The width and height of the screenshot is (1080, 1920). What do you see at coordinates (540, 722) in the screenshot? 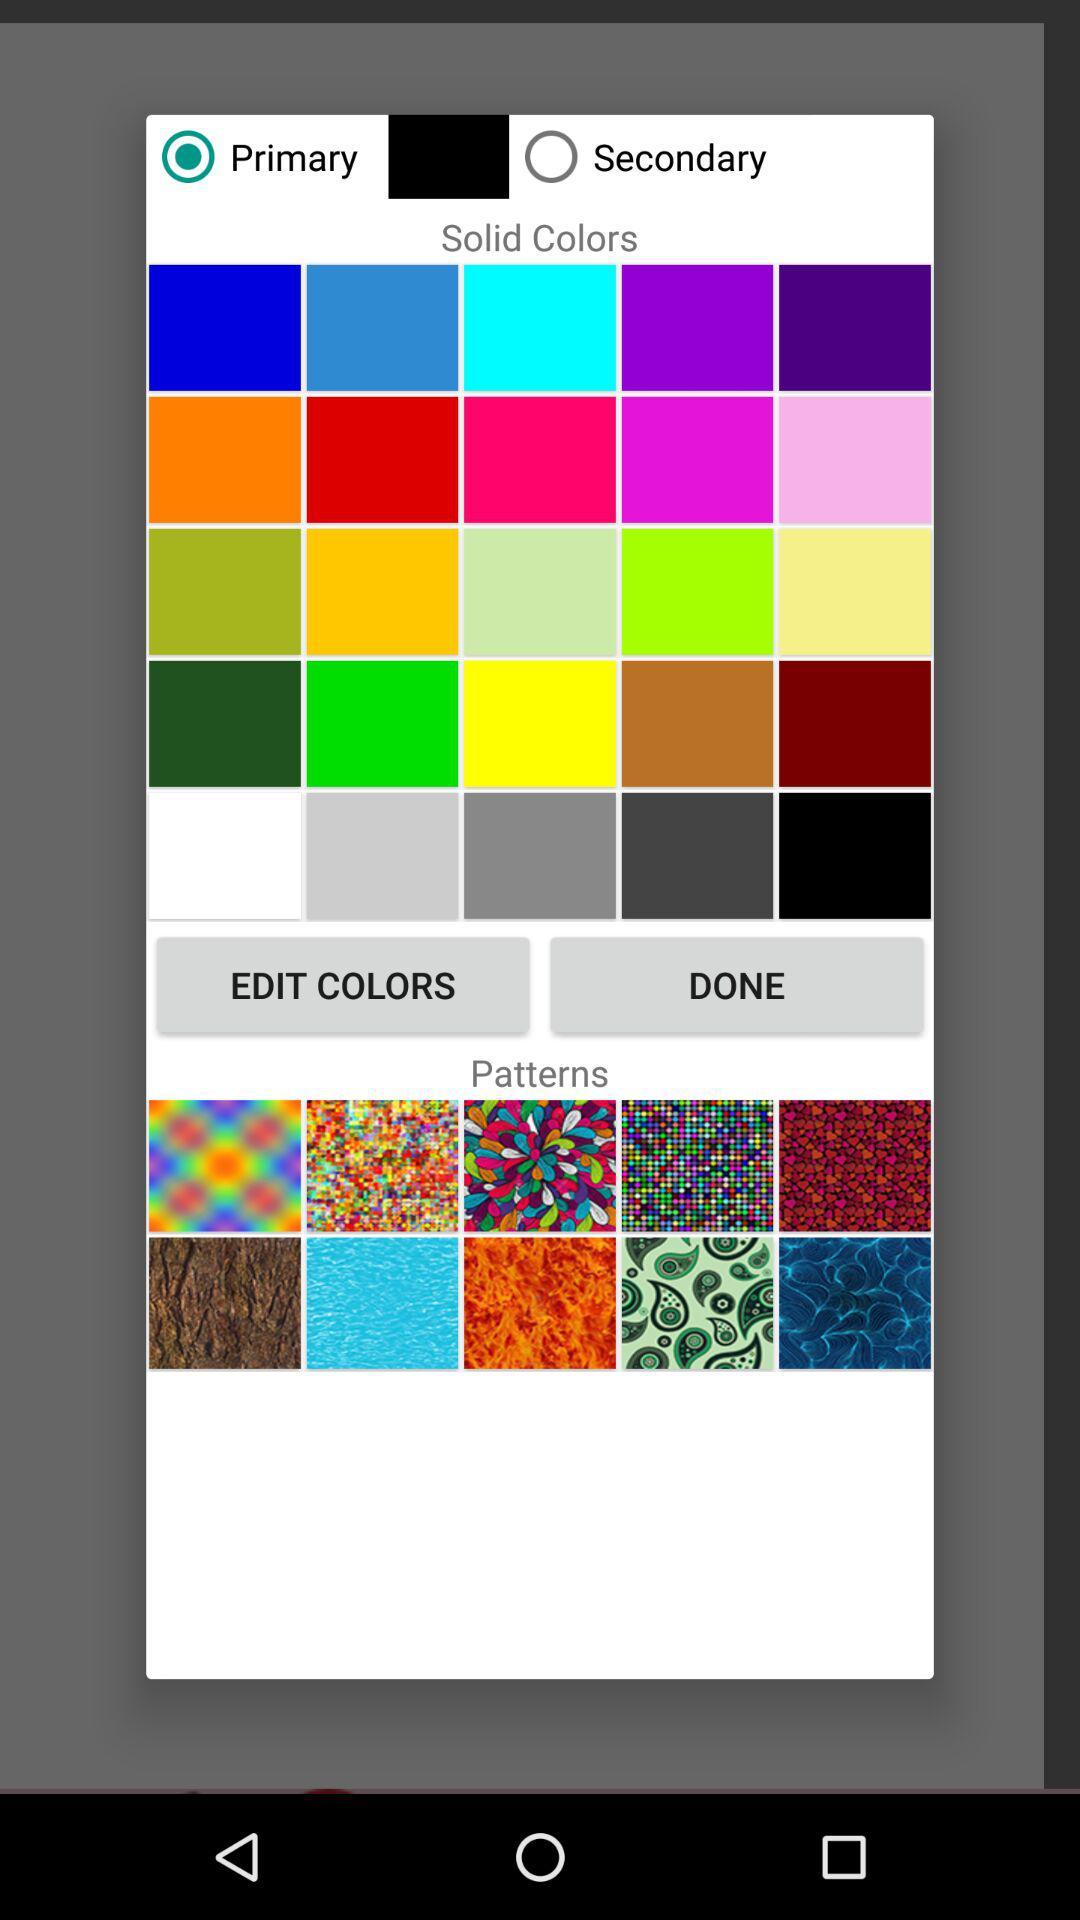
I see `choose color` at bounding box center [540, 722].